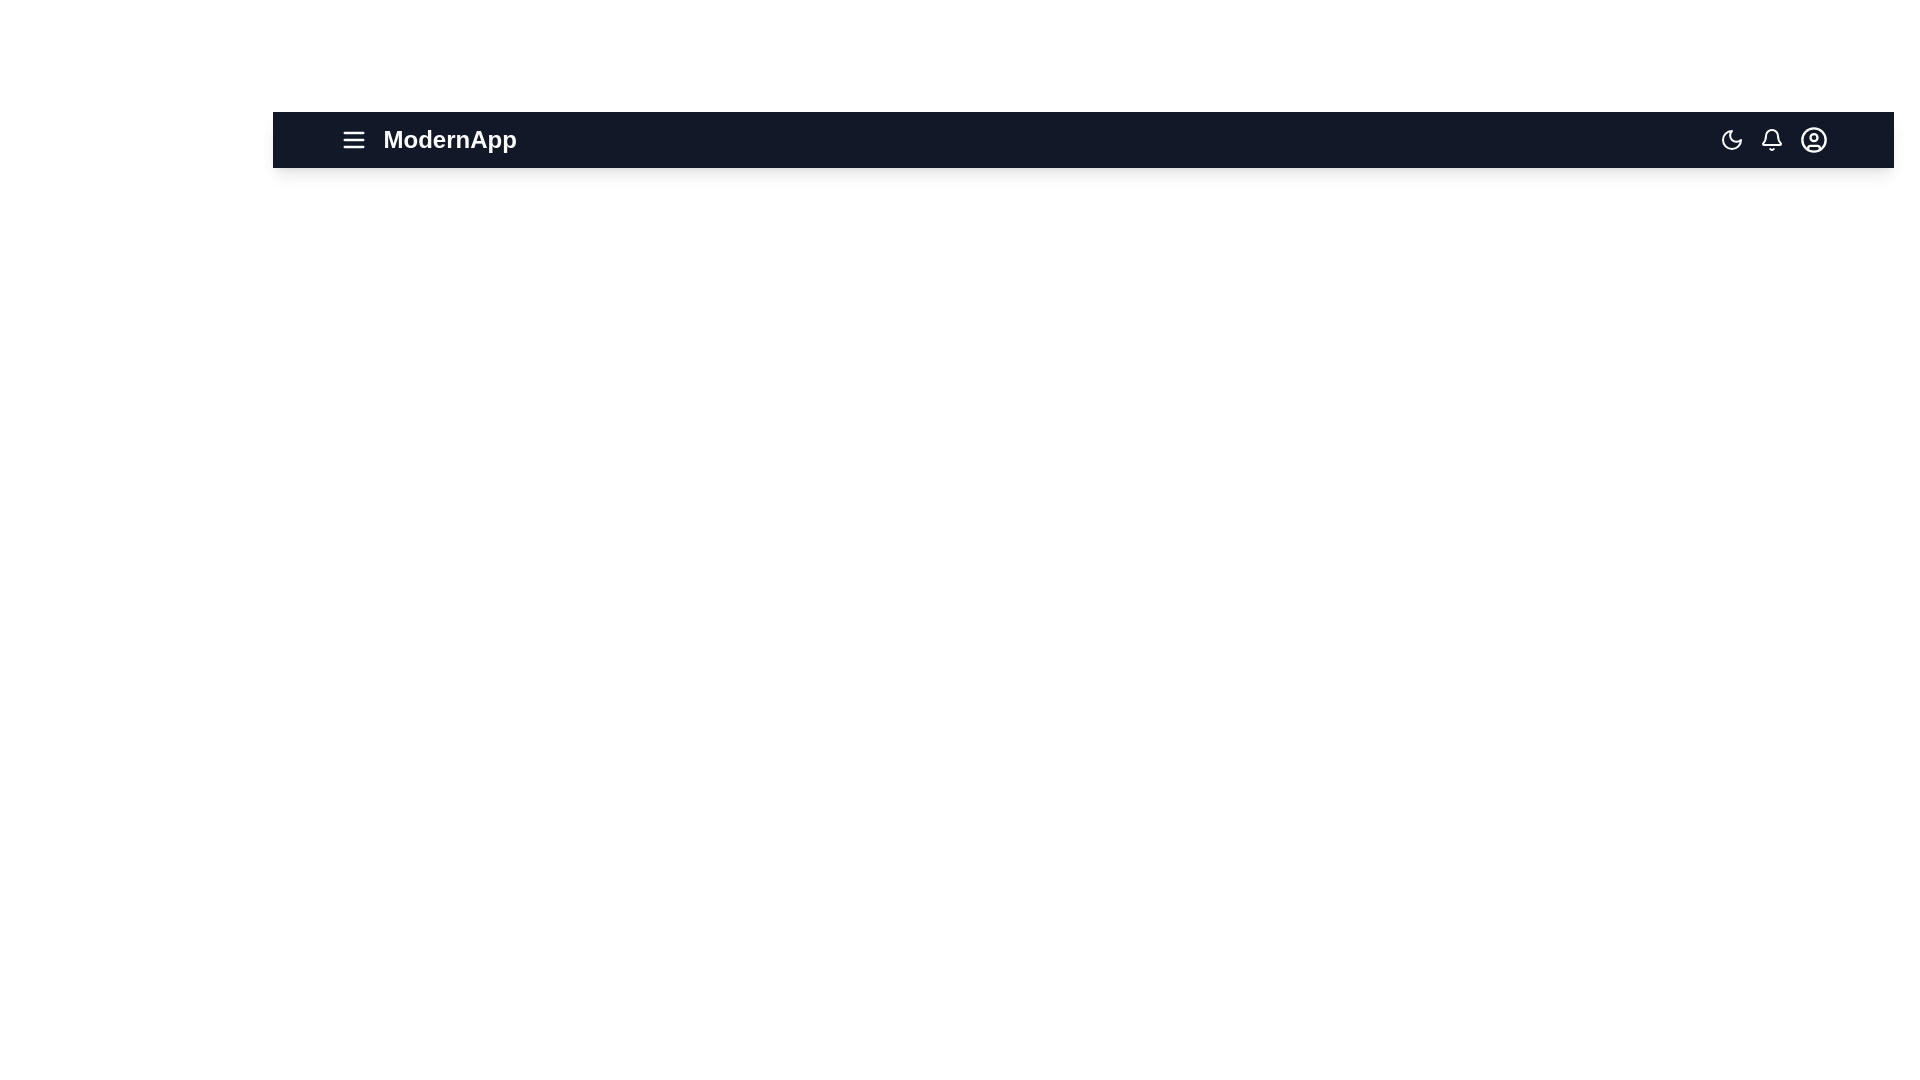  Describe the element at coordinates (353, 138) in the screenshot. I see `the menu icon to open the menu` at that location.